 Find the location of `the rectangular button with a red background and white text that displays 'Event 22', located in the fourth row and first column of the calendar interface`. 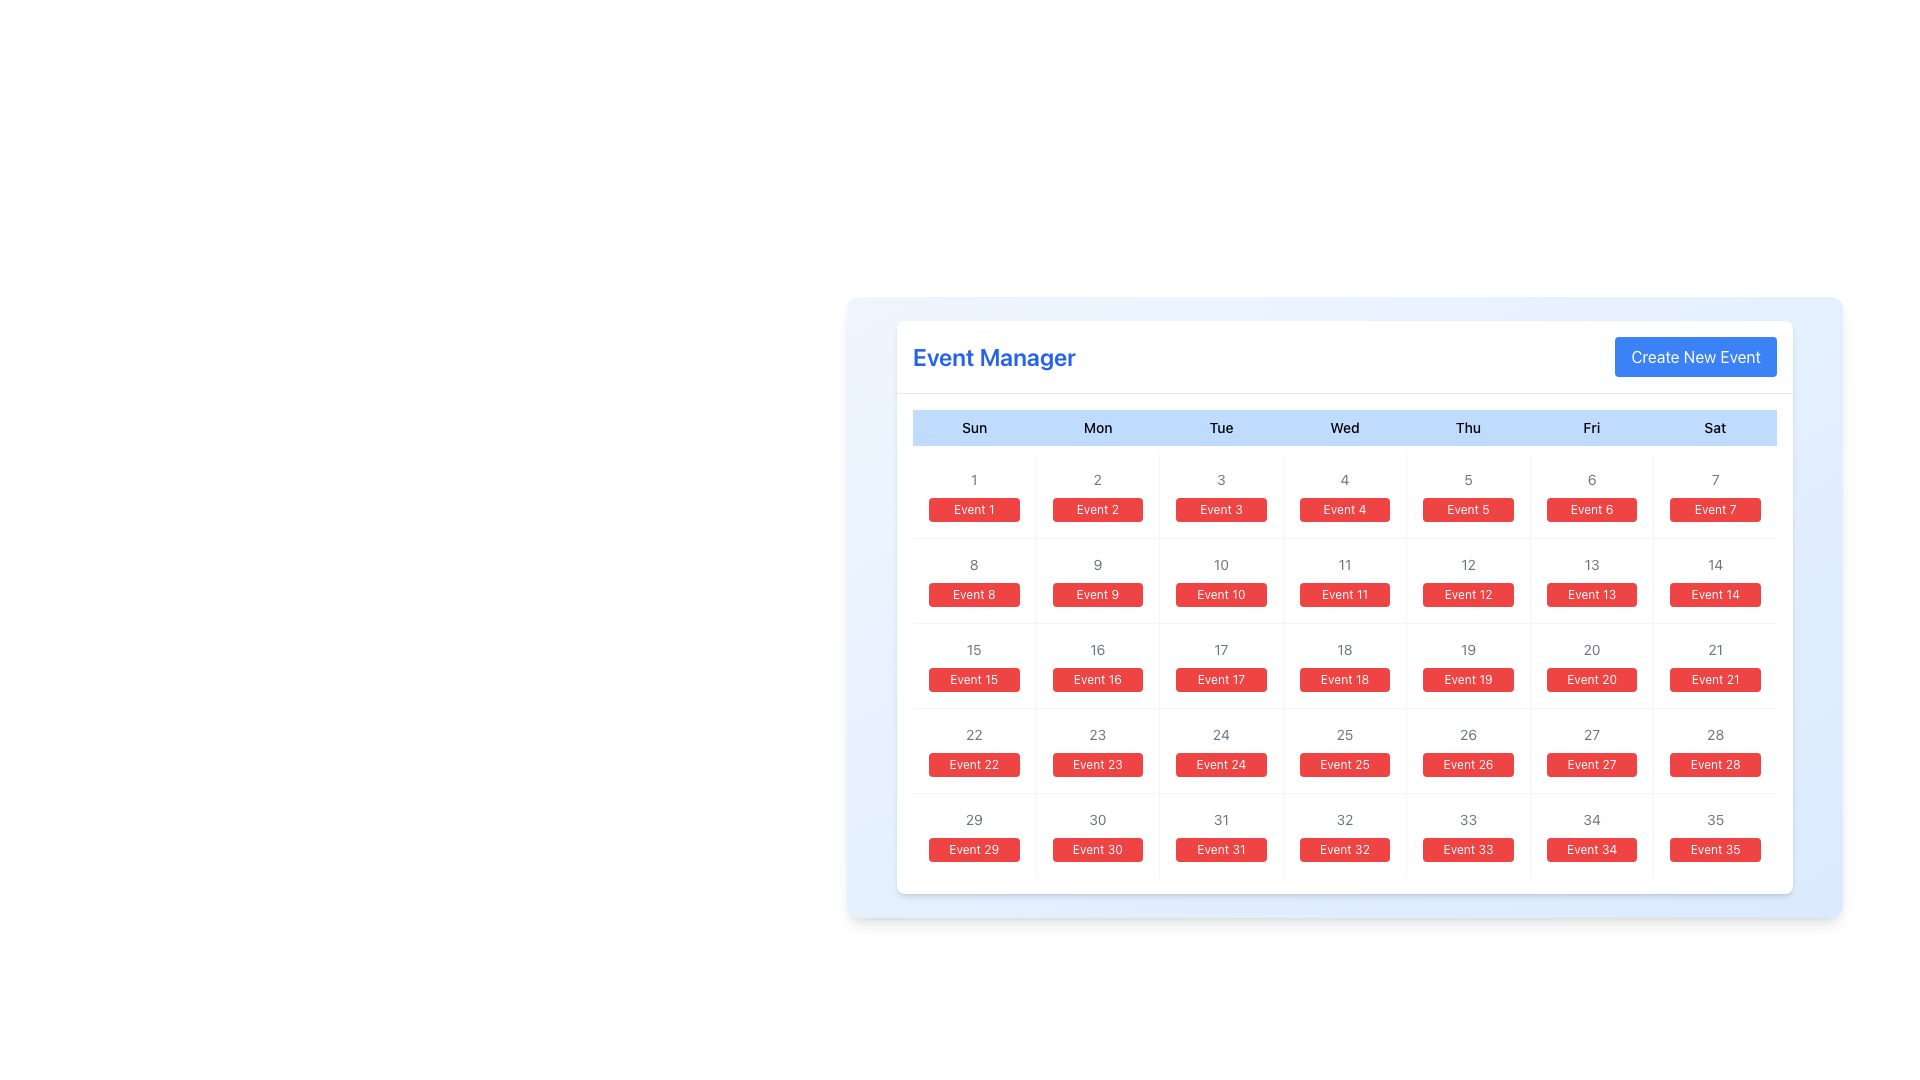

the rectangular button with a red background and white text that displays 'Event 22', located in the fourth row and first column of the calendar interface is located at coordinates (974, 764).